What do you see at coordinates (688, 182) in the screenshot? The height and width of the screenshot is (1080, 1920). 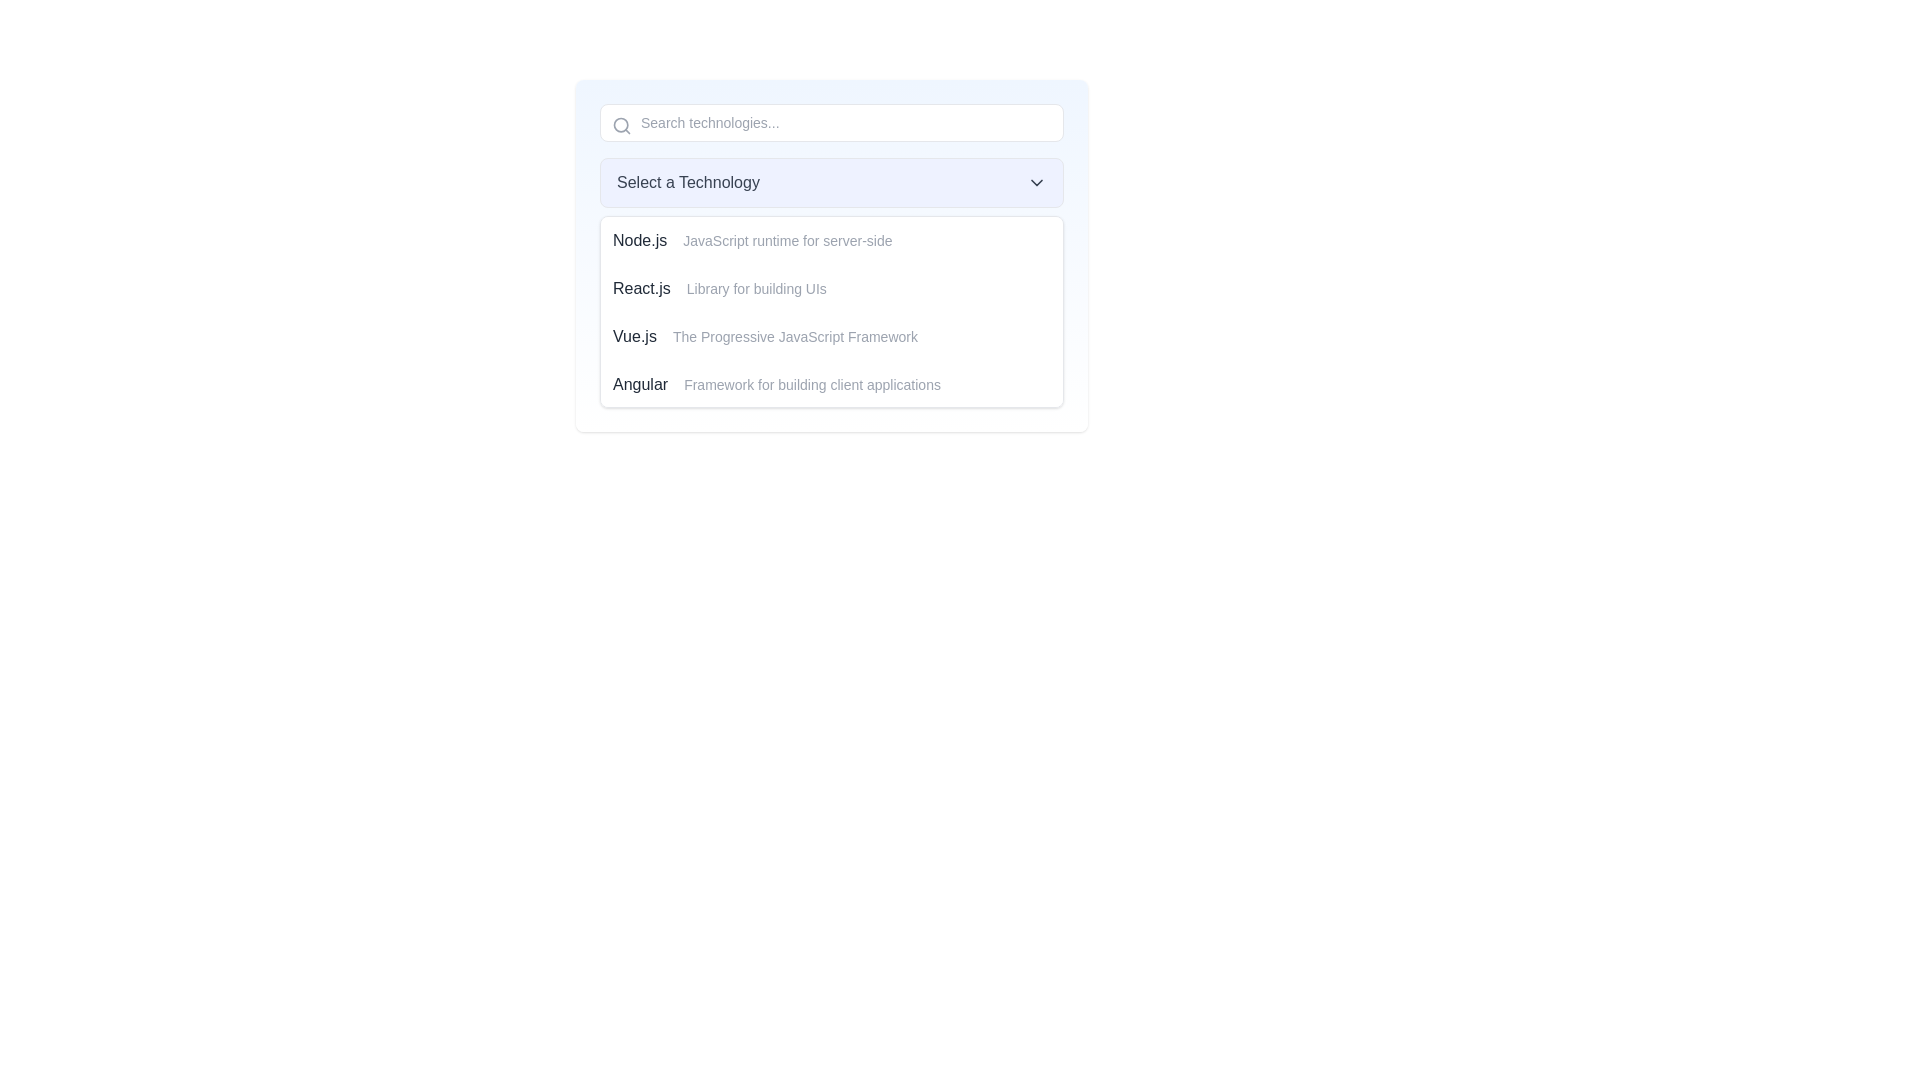 I see `the Text Label located at the left side of the bar just below the search box, which prompts the user for selecting a technology from the dropdown menu` at bounding box center [688, 182].